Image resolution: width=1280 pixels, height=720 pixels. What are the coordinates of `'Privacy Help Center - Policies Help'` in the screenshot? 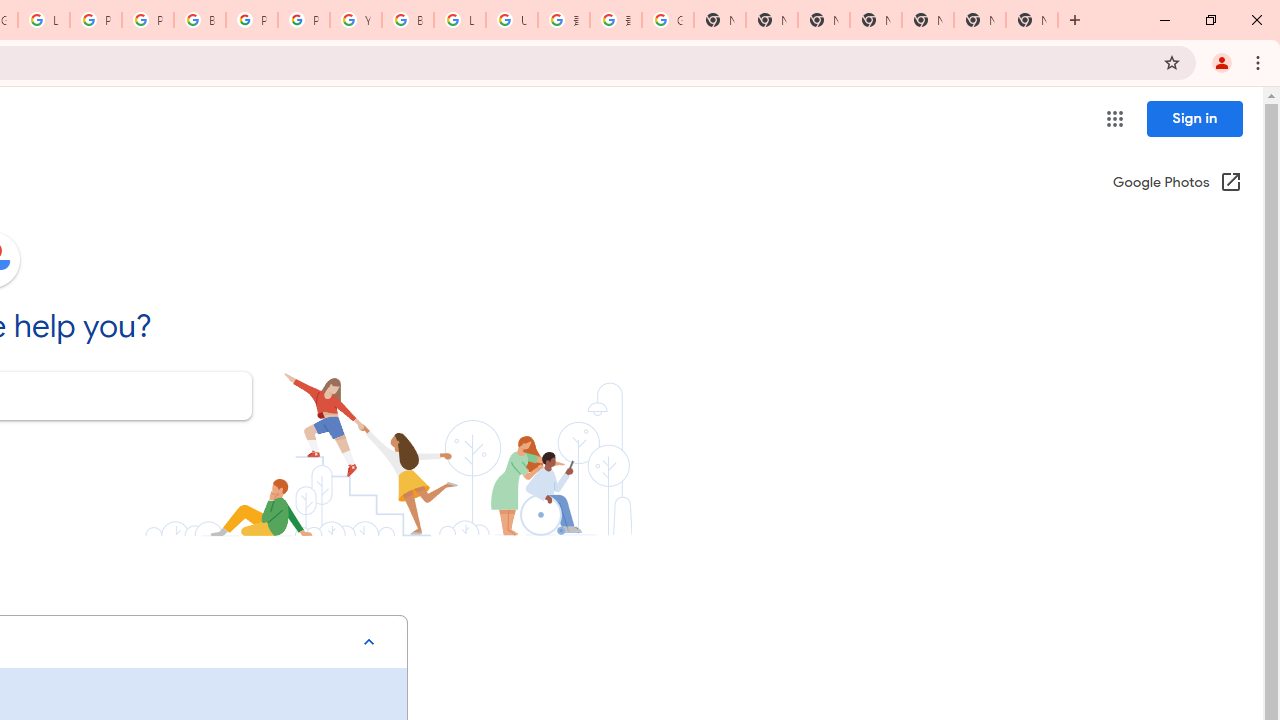 It's located at (146, 20).